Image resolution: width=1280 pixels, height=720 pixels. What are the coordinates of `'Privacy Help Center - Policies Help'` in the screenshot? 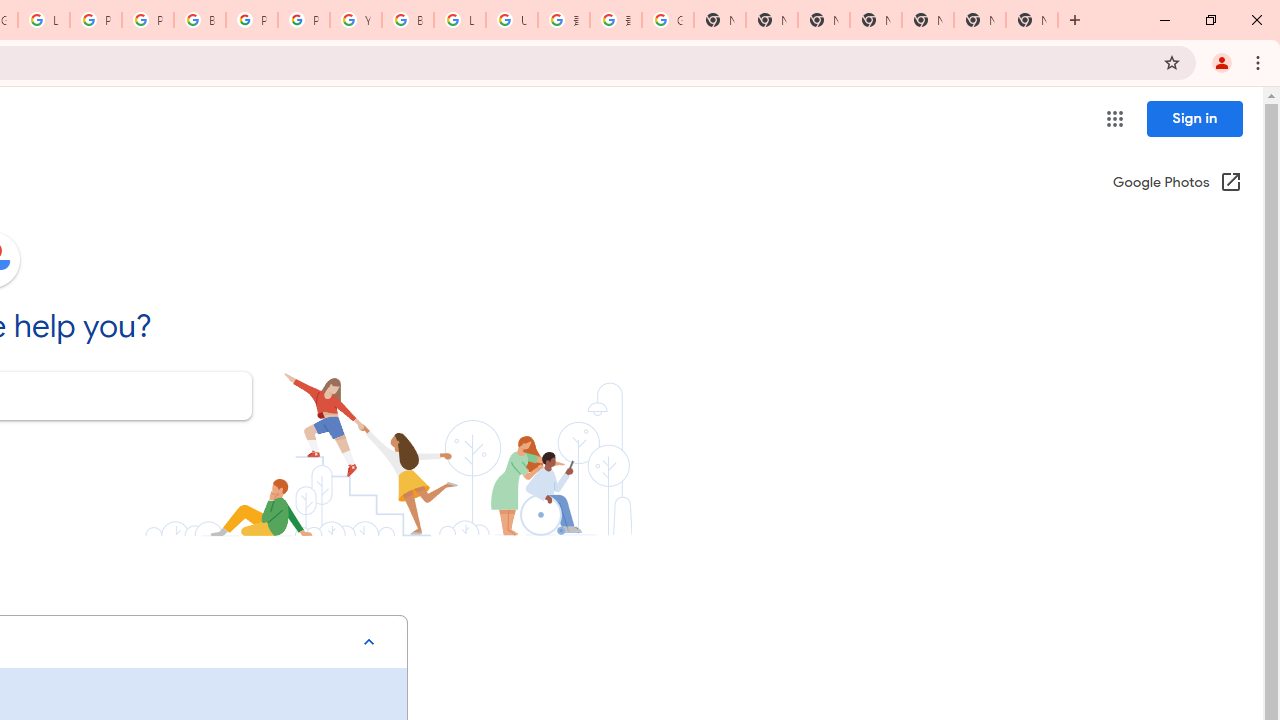 It's located at (146, 20).